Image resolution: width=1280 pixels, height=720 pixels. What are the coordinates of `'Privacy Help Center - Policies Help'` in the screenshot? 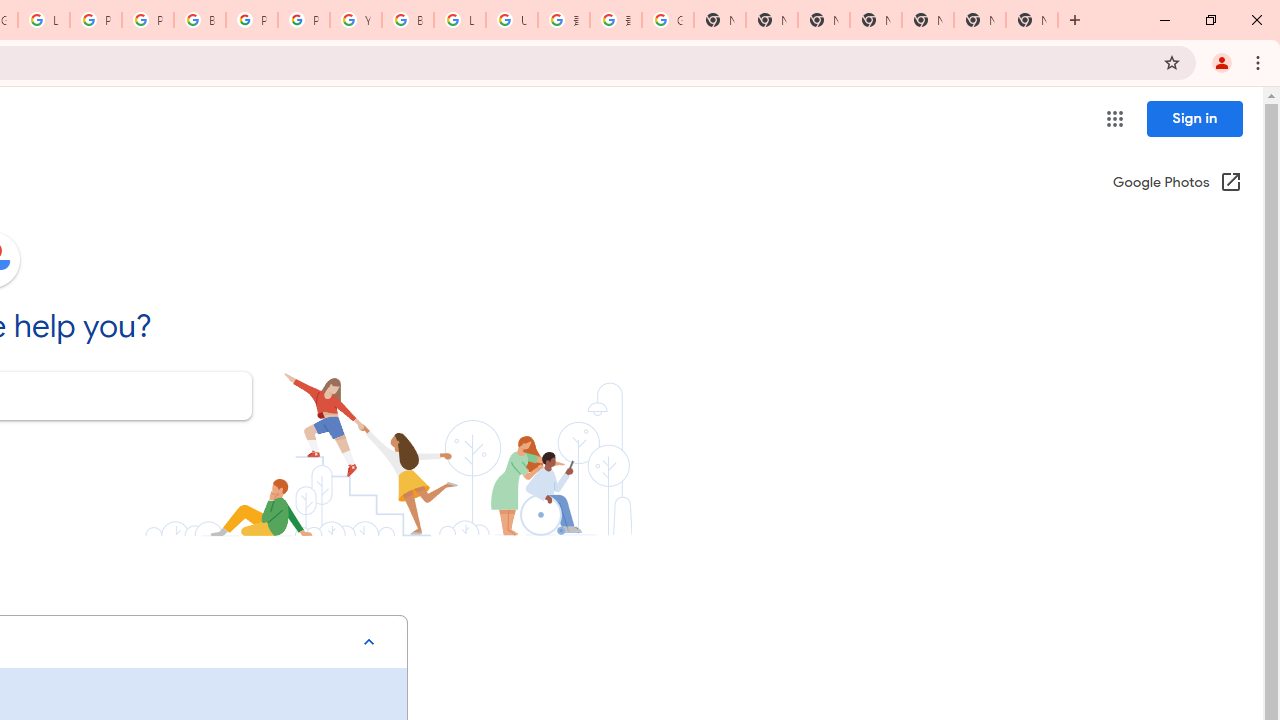 It's located at (146, 20).